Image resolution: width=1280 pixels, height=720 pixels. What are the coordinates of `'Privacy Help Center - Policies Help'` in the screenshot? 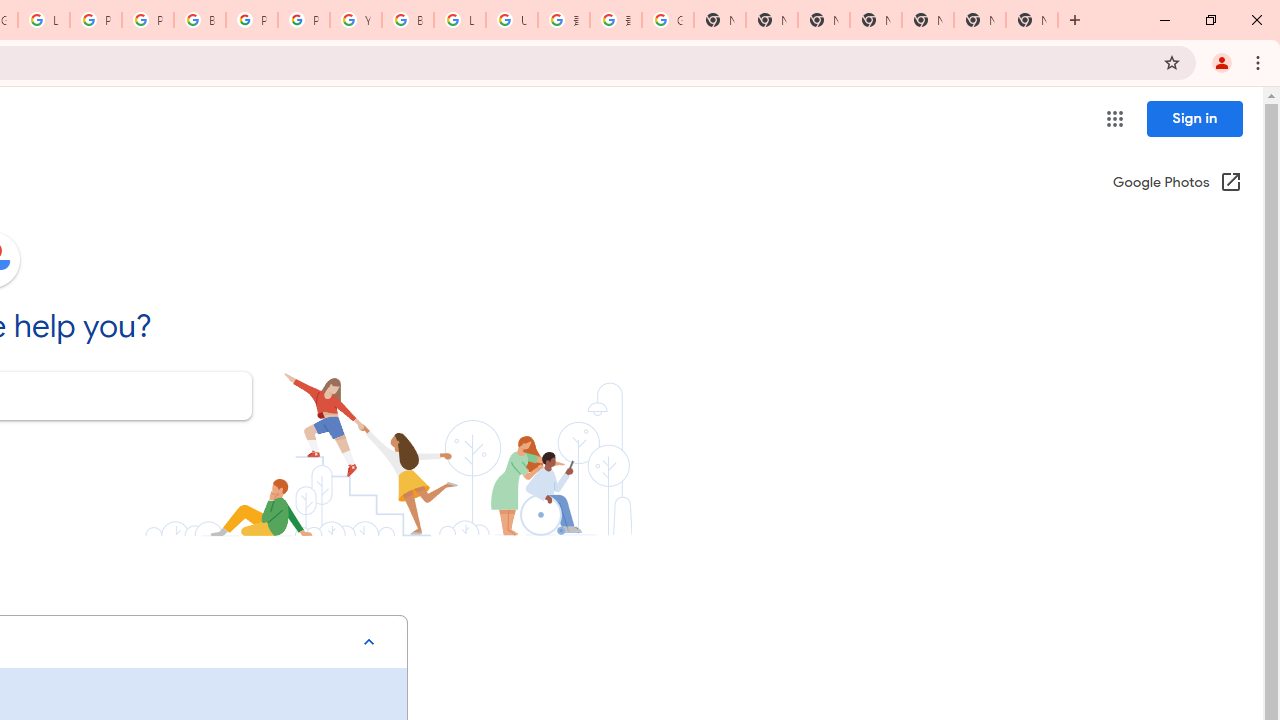 It's located at (146, 20).